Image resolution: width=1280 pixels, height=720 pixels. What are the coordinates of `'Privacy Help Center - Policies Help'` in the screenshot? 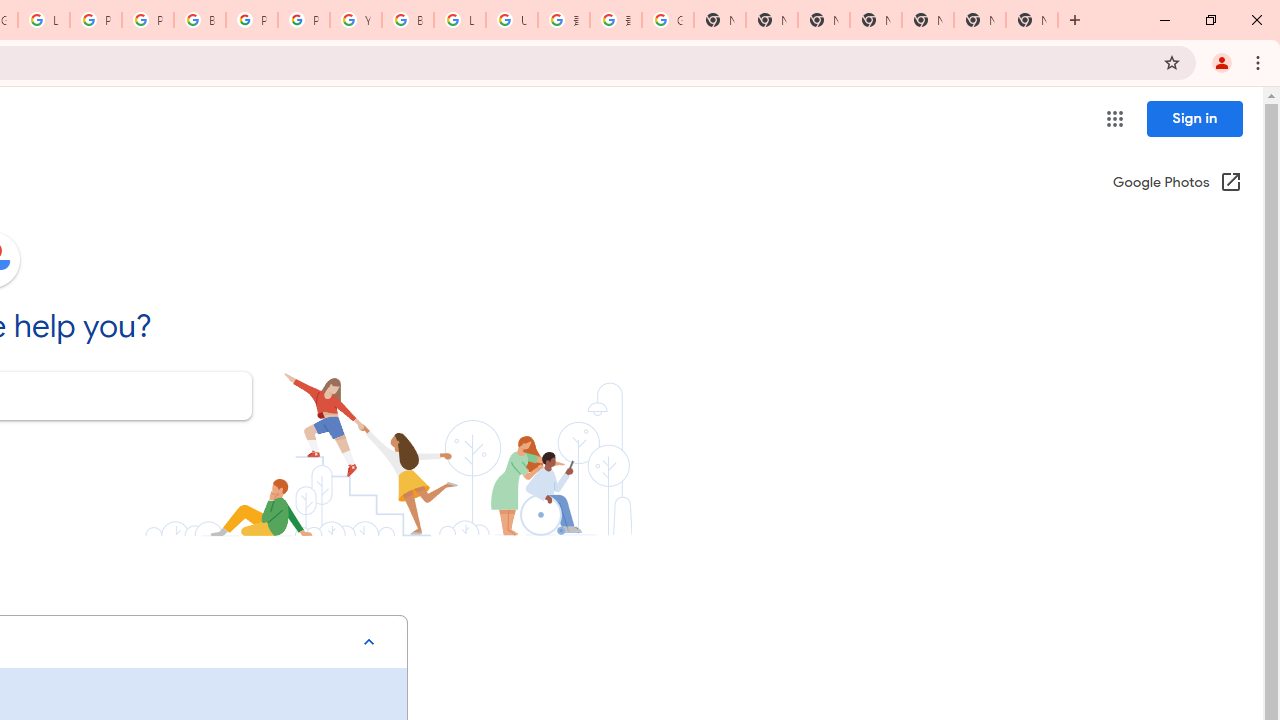 It's located at (146, 20).